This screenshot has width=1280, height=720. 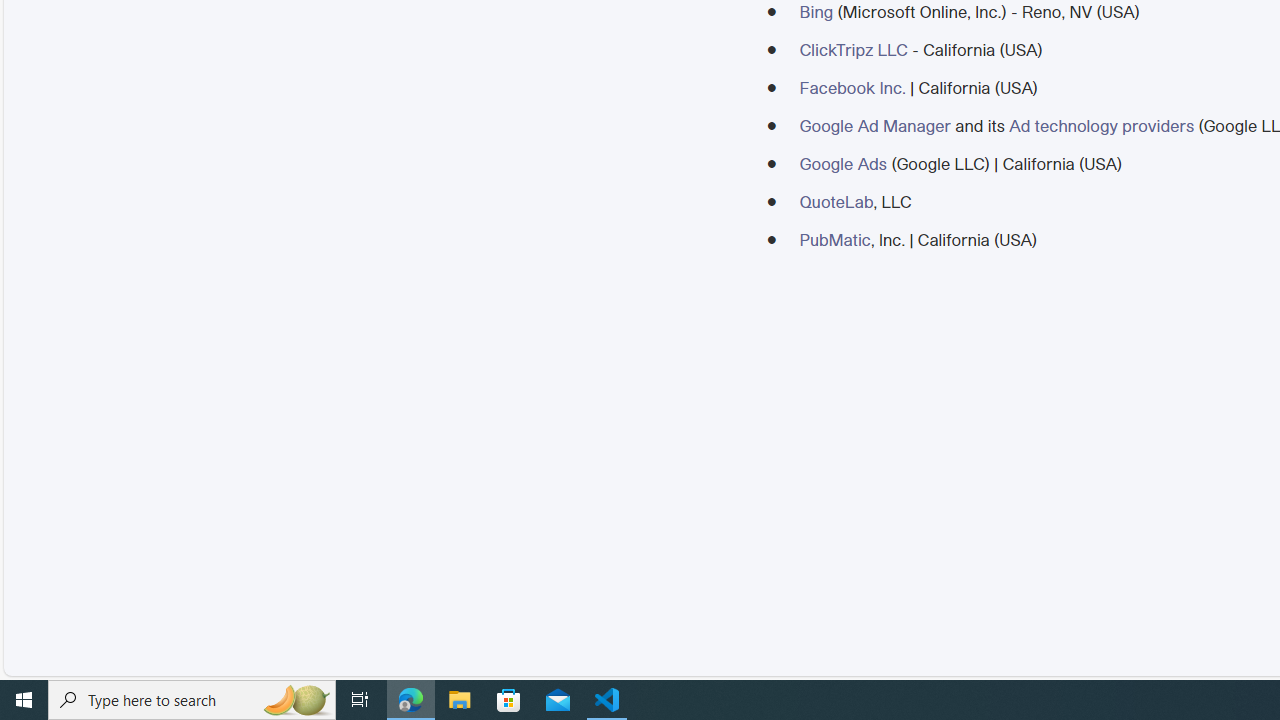 I want to click on 'QuoteLab', so click(x=836, y=201).